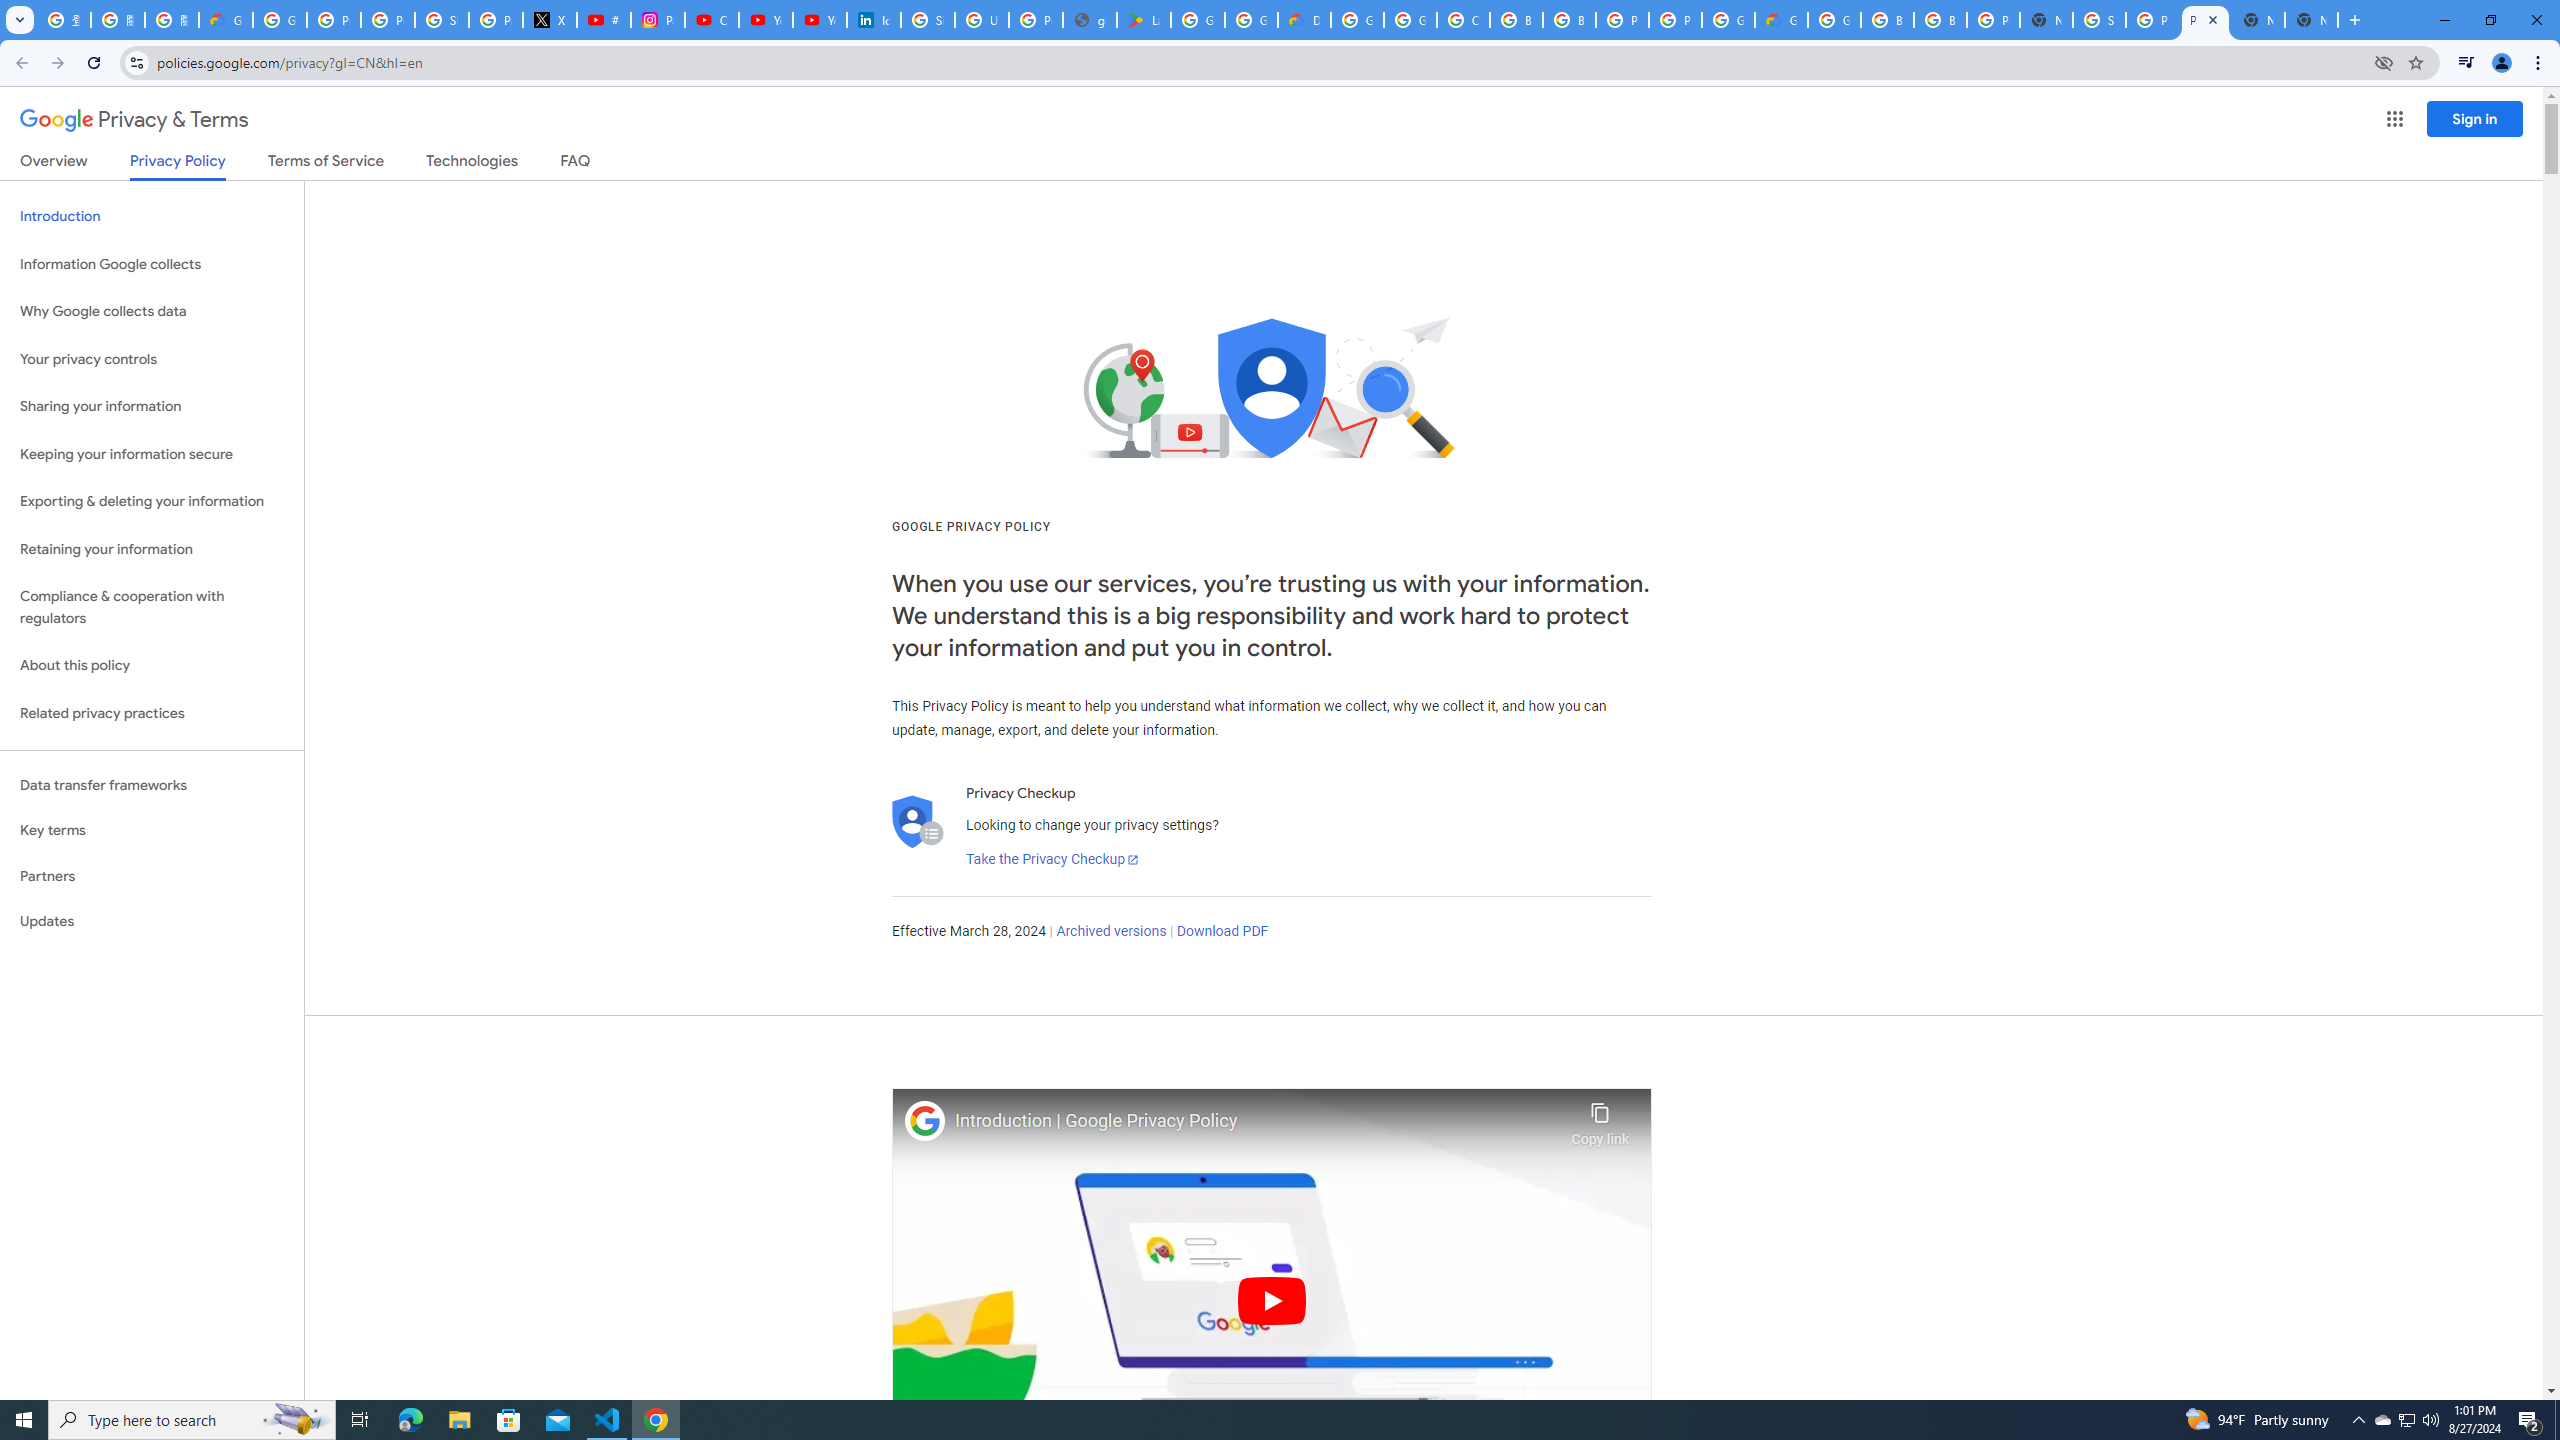 The height and width of the screenshot is (1440, 2560). Describe the element at coordinates (1051, 858) in the screenshot. I see `'Take the Privacy Checkup'` at that location.